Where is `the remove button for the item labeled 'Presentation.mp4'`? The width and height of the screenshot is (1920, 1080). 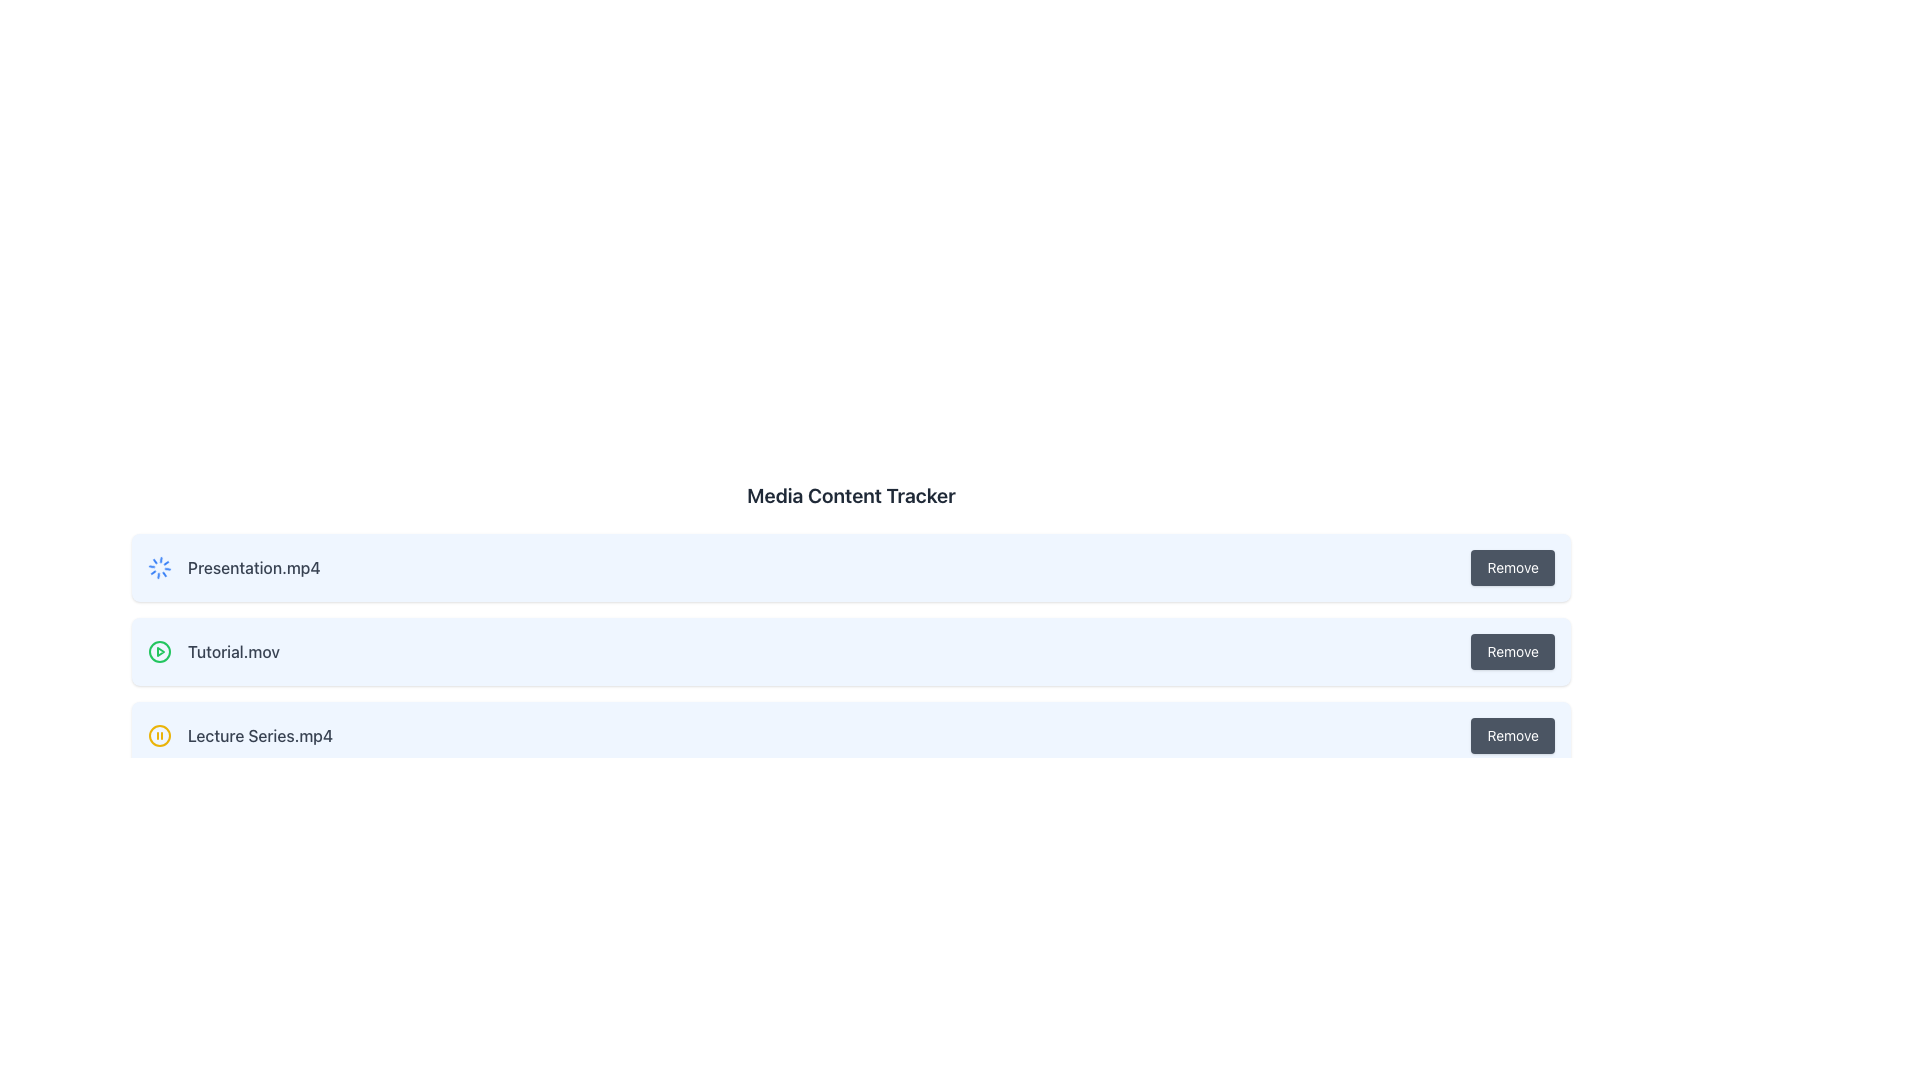 the remove button for the item labeled 'Presentation.mp4' is located at coordinates (1513, 567).